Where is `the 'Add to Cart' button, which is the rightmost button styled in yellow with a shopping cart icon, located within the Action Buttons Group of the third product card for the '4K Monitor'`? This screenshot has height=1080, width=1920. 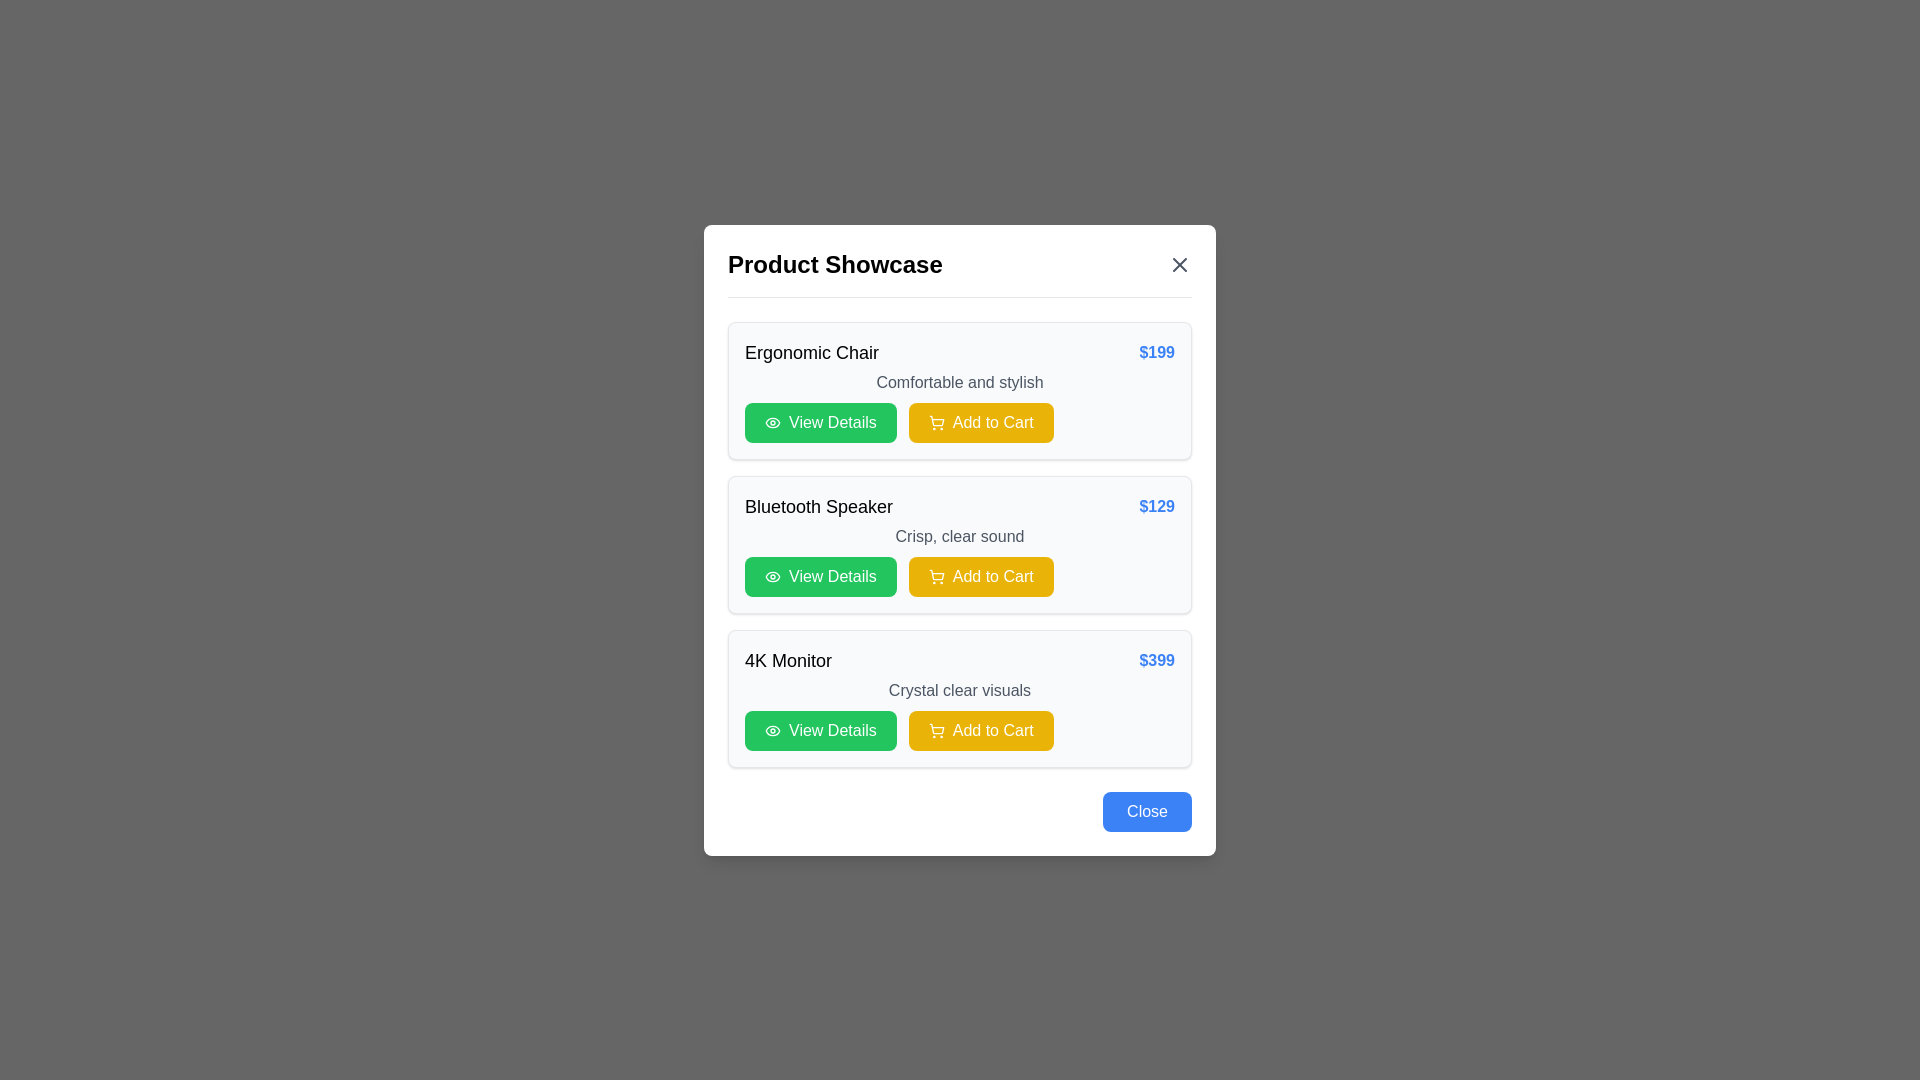
the 'Add to Cart' button, which is the rightmost button styled in yellow with a shopping cart icon, located within the Action Buttons Group of the third product card for the '4K Monitor' is located at coordinates (960, 729).